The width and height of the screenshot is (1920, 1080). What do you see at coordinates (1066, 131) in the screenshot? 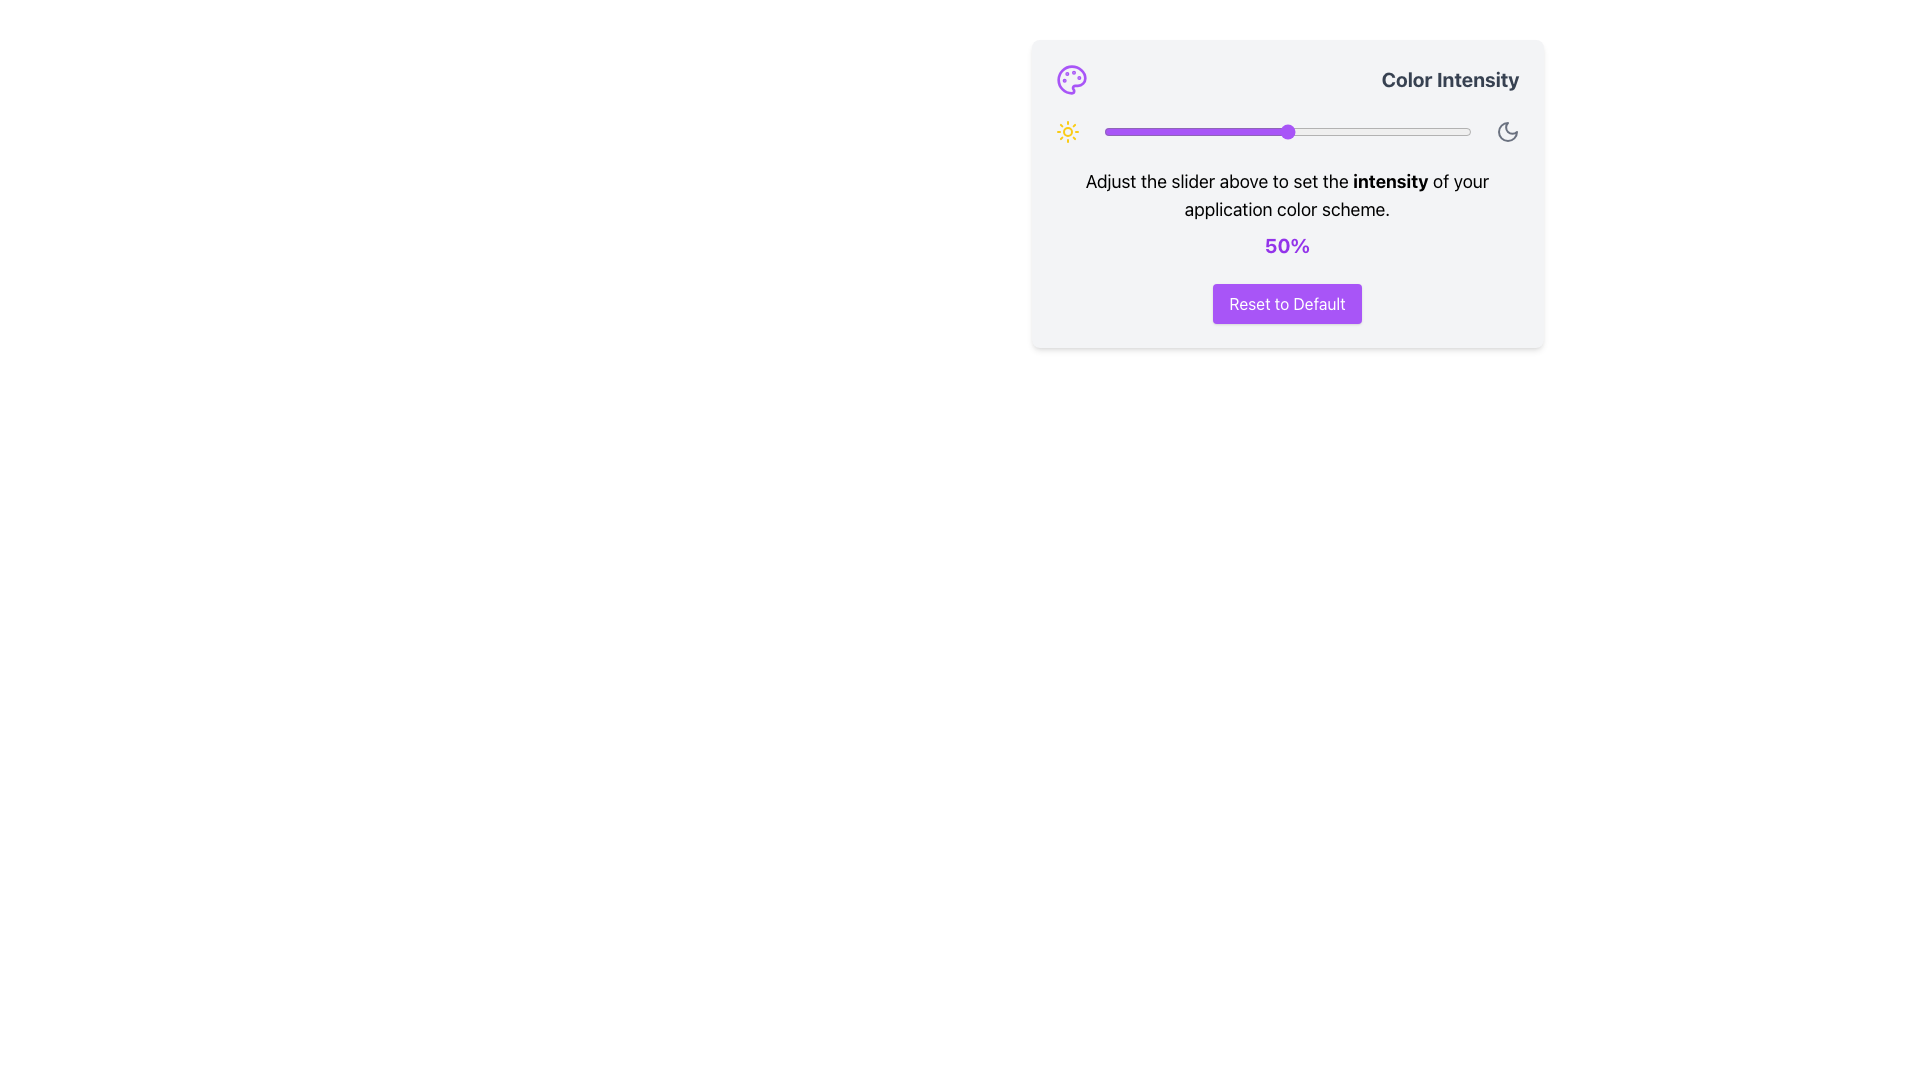
I see `the sun icon located on the left side of the layout, which represents light mode or brightness adjustment settings` at bounding box center [1066, 131].